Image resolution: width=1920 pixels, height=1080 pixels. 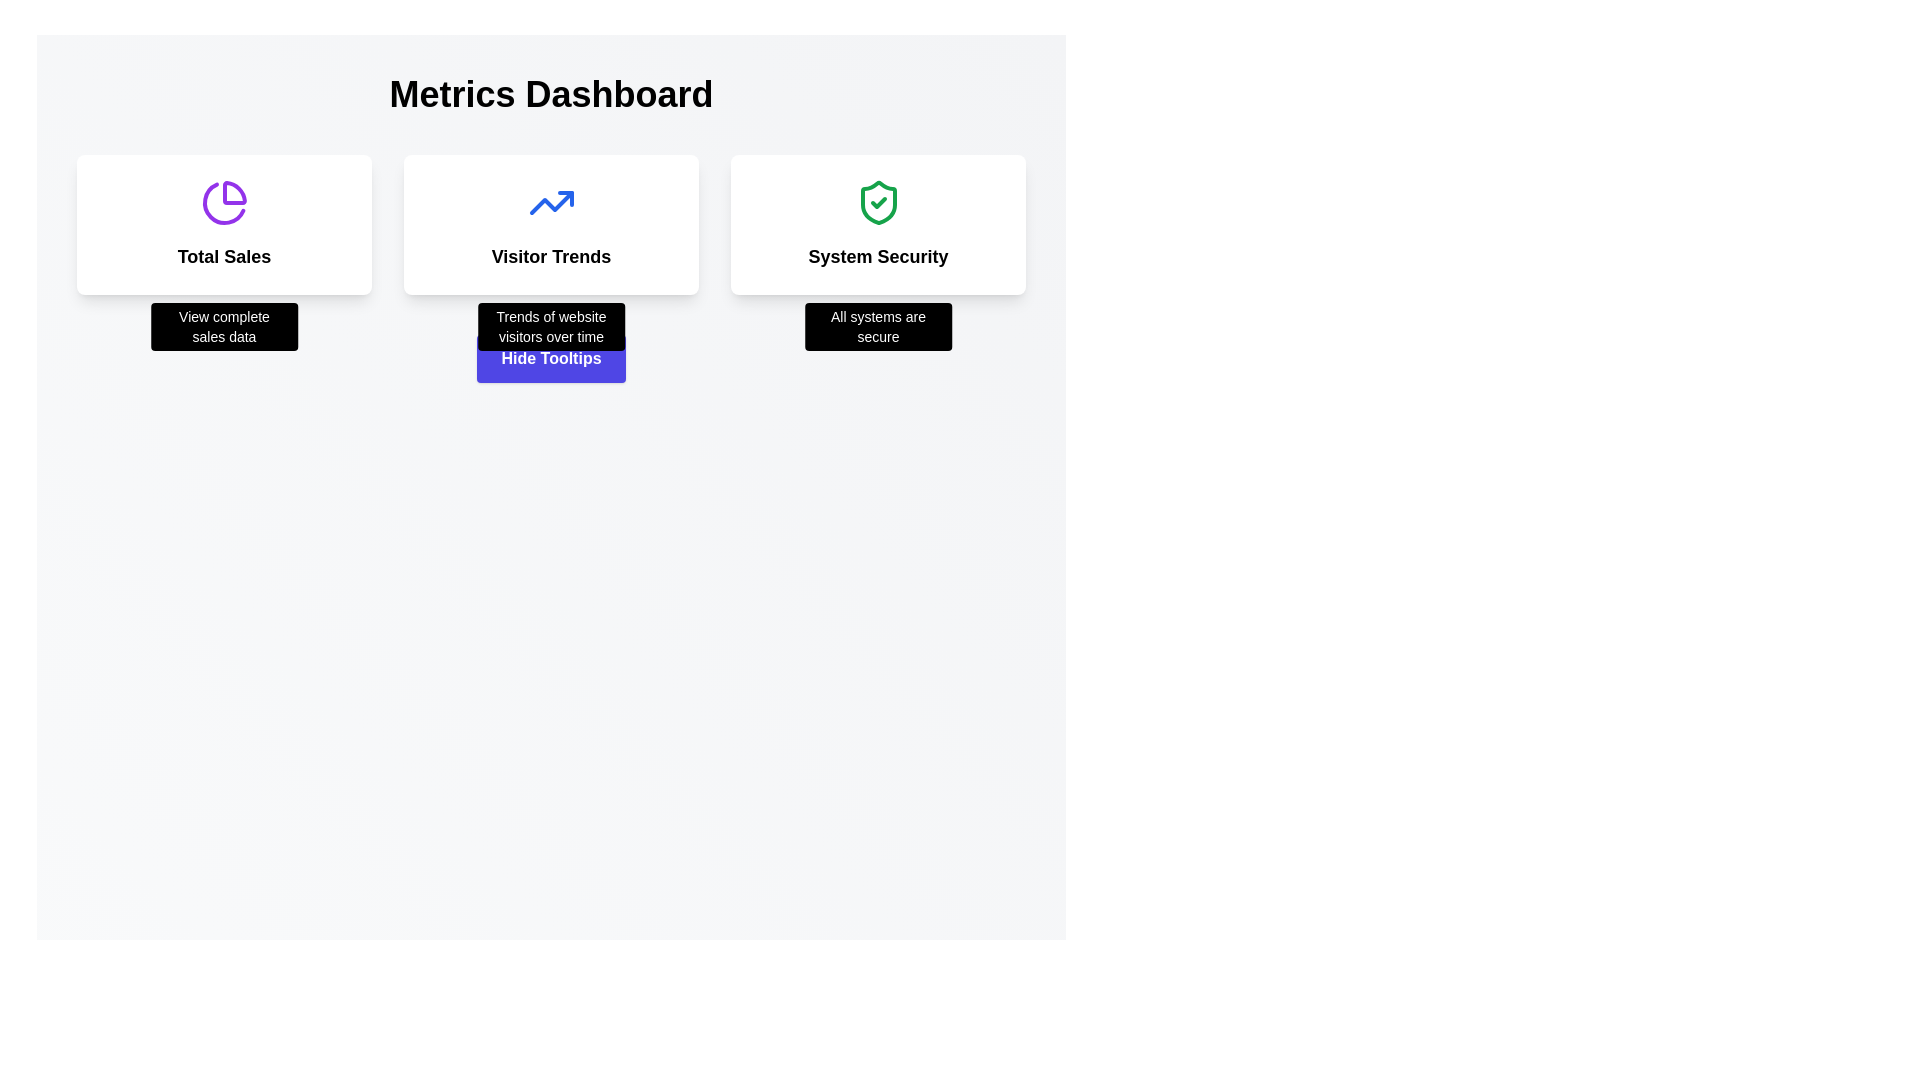 I want to click on the security status icon located above the 'System Security' text within the security indicator card on the right side of the layout, so click(x=878, y=203).